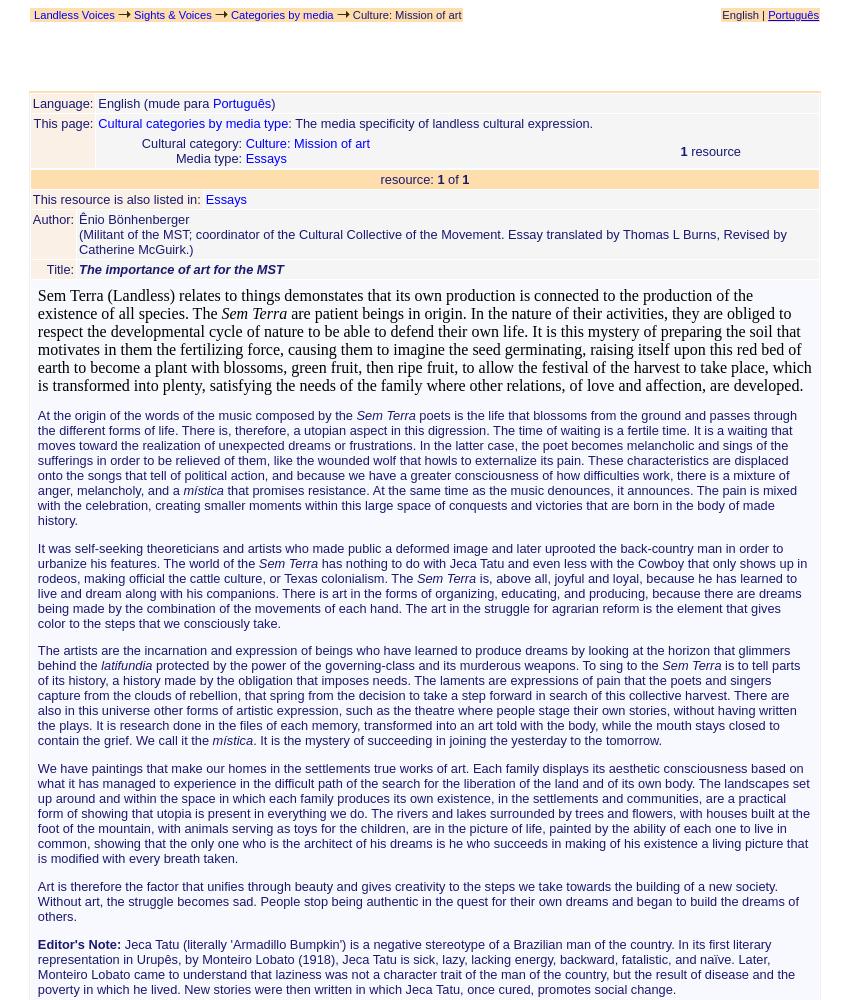 Image resolution: width=850 pixels, height=1000 pixels. I want to click on 'protected by the power of the governing-class and its
murderous weapons. To sing to the', so click(406, 665).